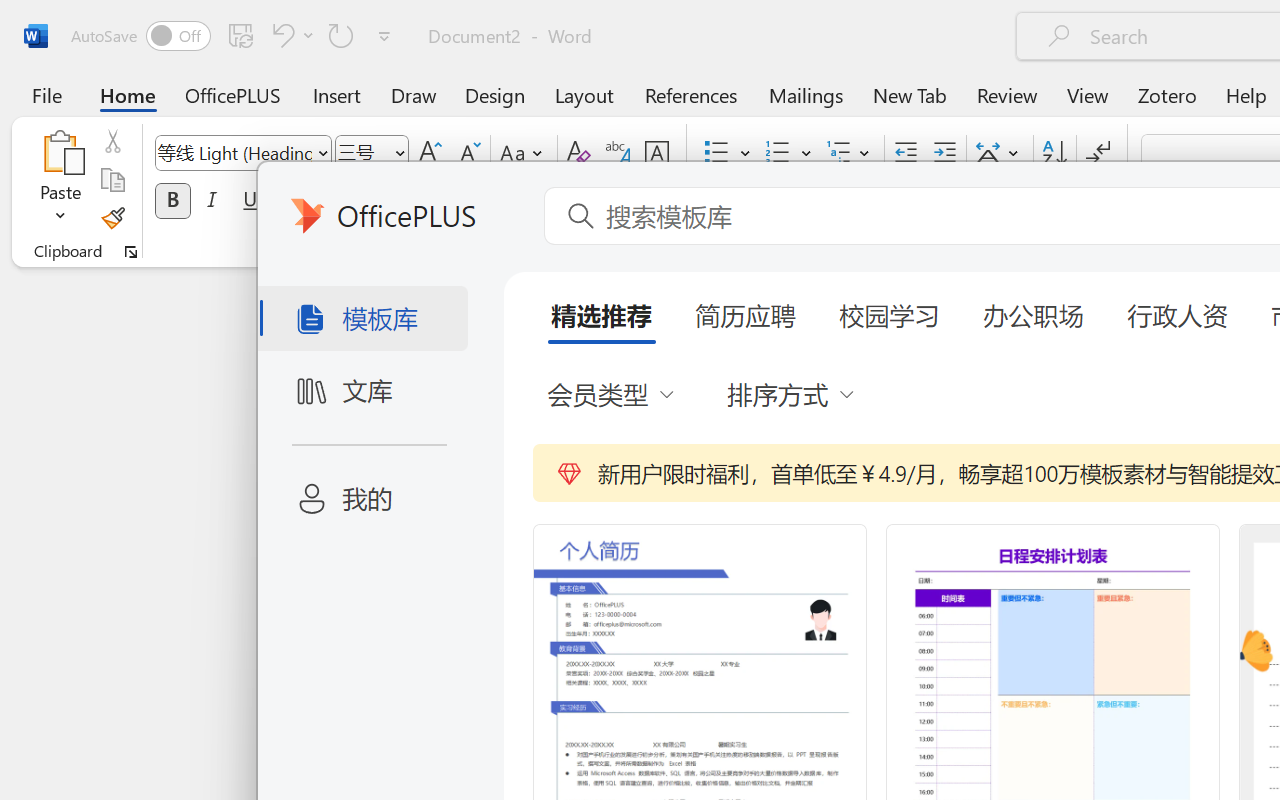  I want to click on 'Draw', so click(413, 94).